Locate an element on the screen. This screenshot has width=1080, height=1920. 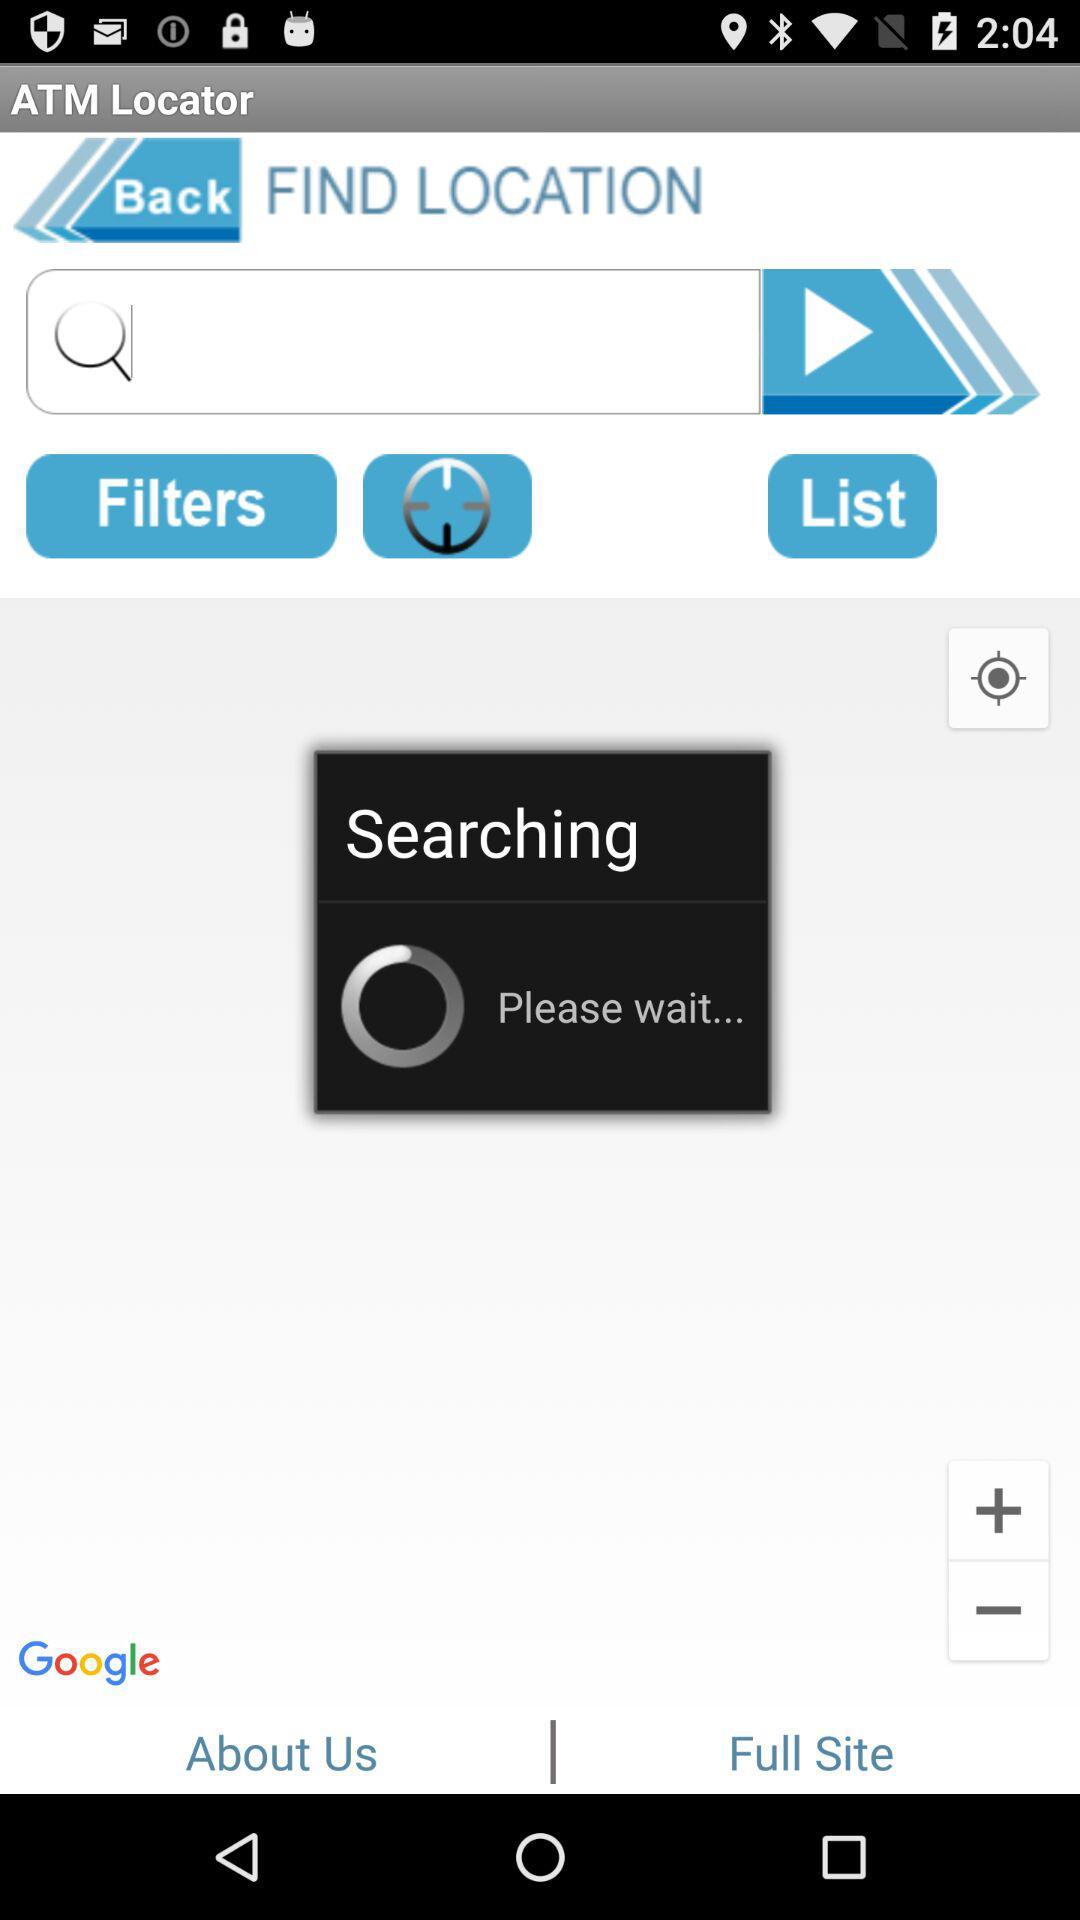
the app above about us is located at coordinates (540, 1148).